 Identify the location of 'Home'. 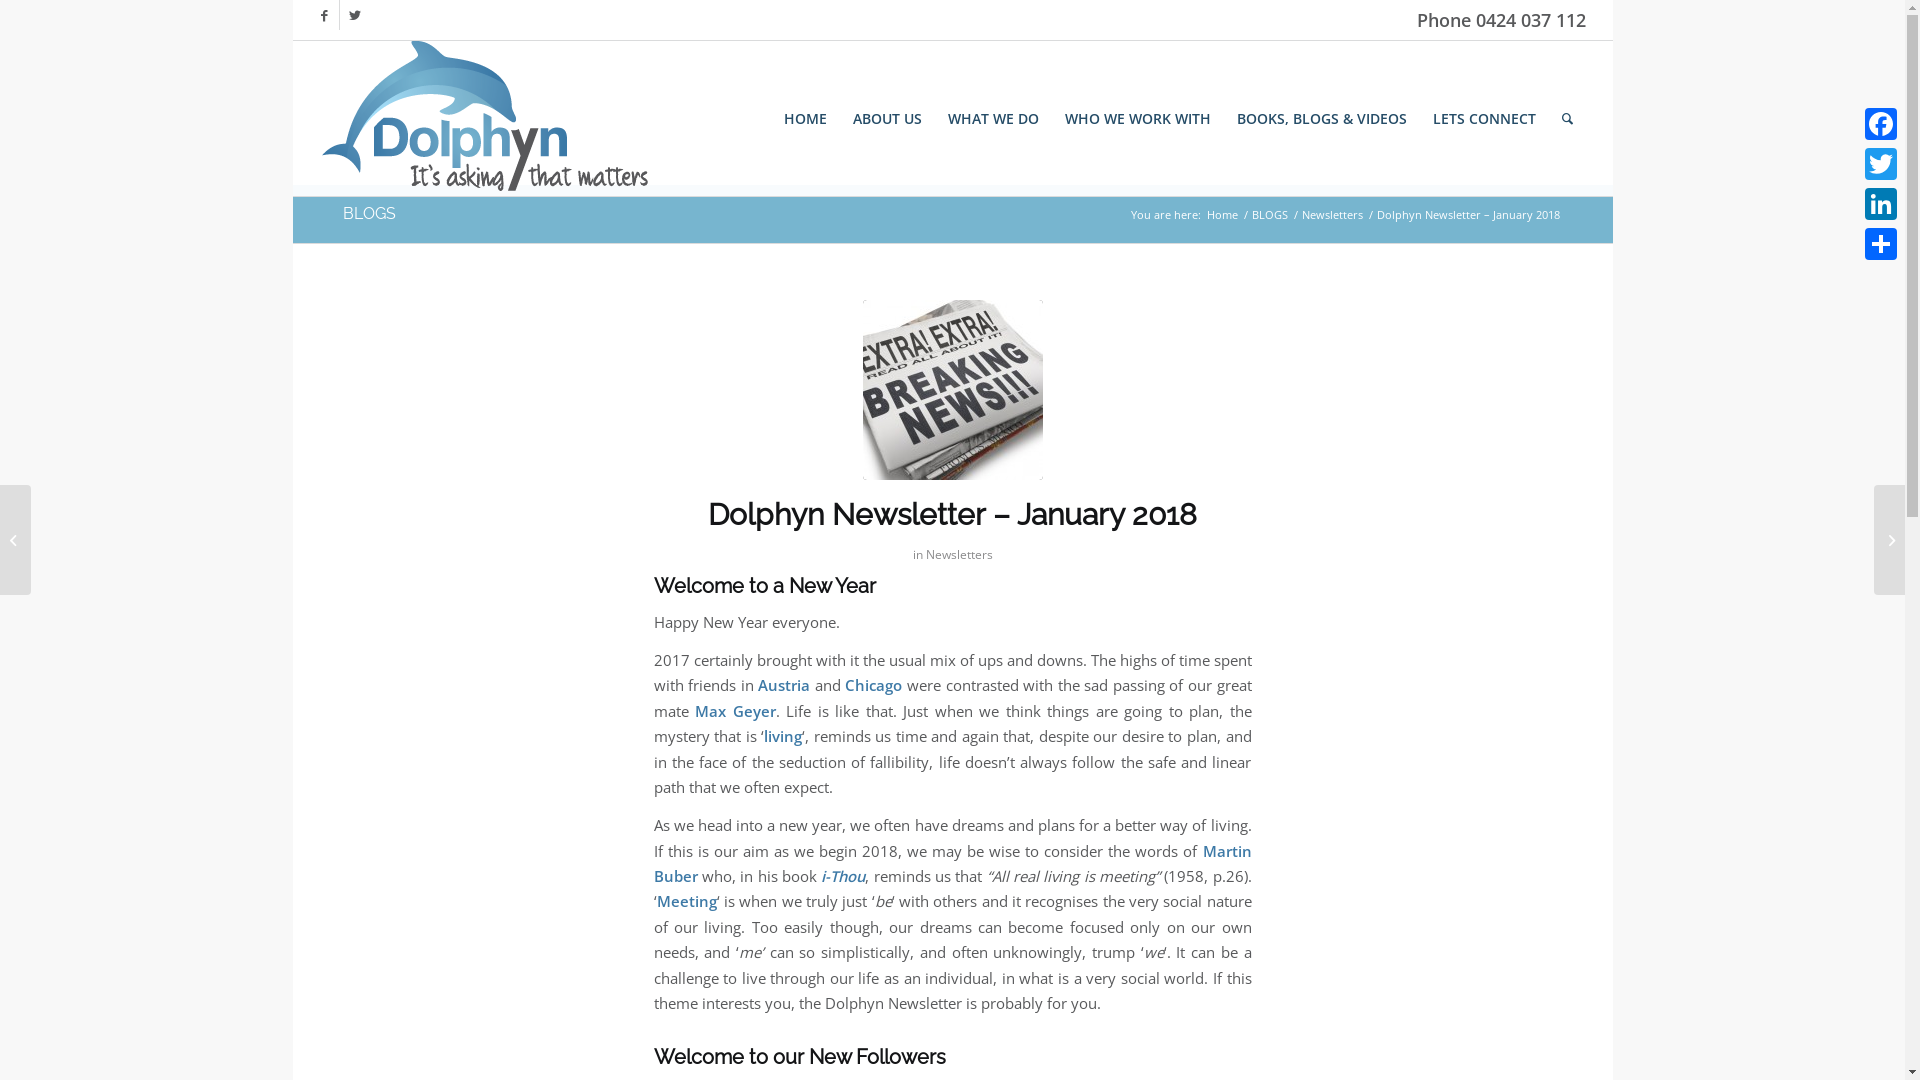
(1221, 214).